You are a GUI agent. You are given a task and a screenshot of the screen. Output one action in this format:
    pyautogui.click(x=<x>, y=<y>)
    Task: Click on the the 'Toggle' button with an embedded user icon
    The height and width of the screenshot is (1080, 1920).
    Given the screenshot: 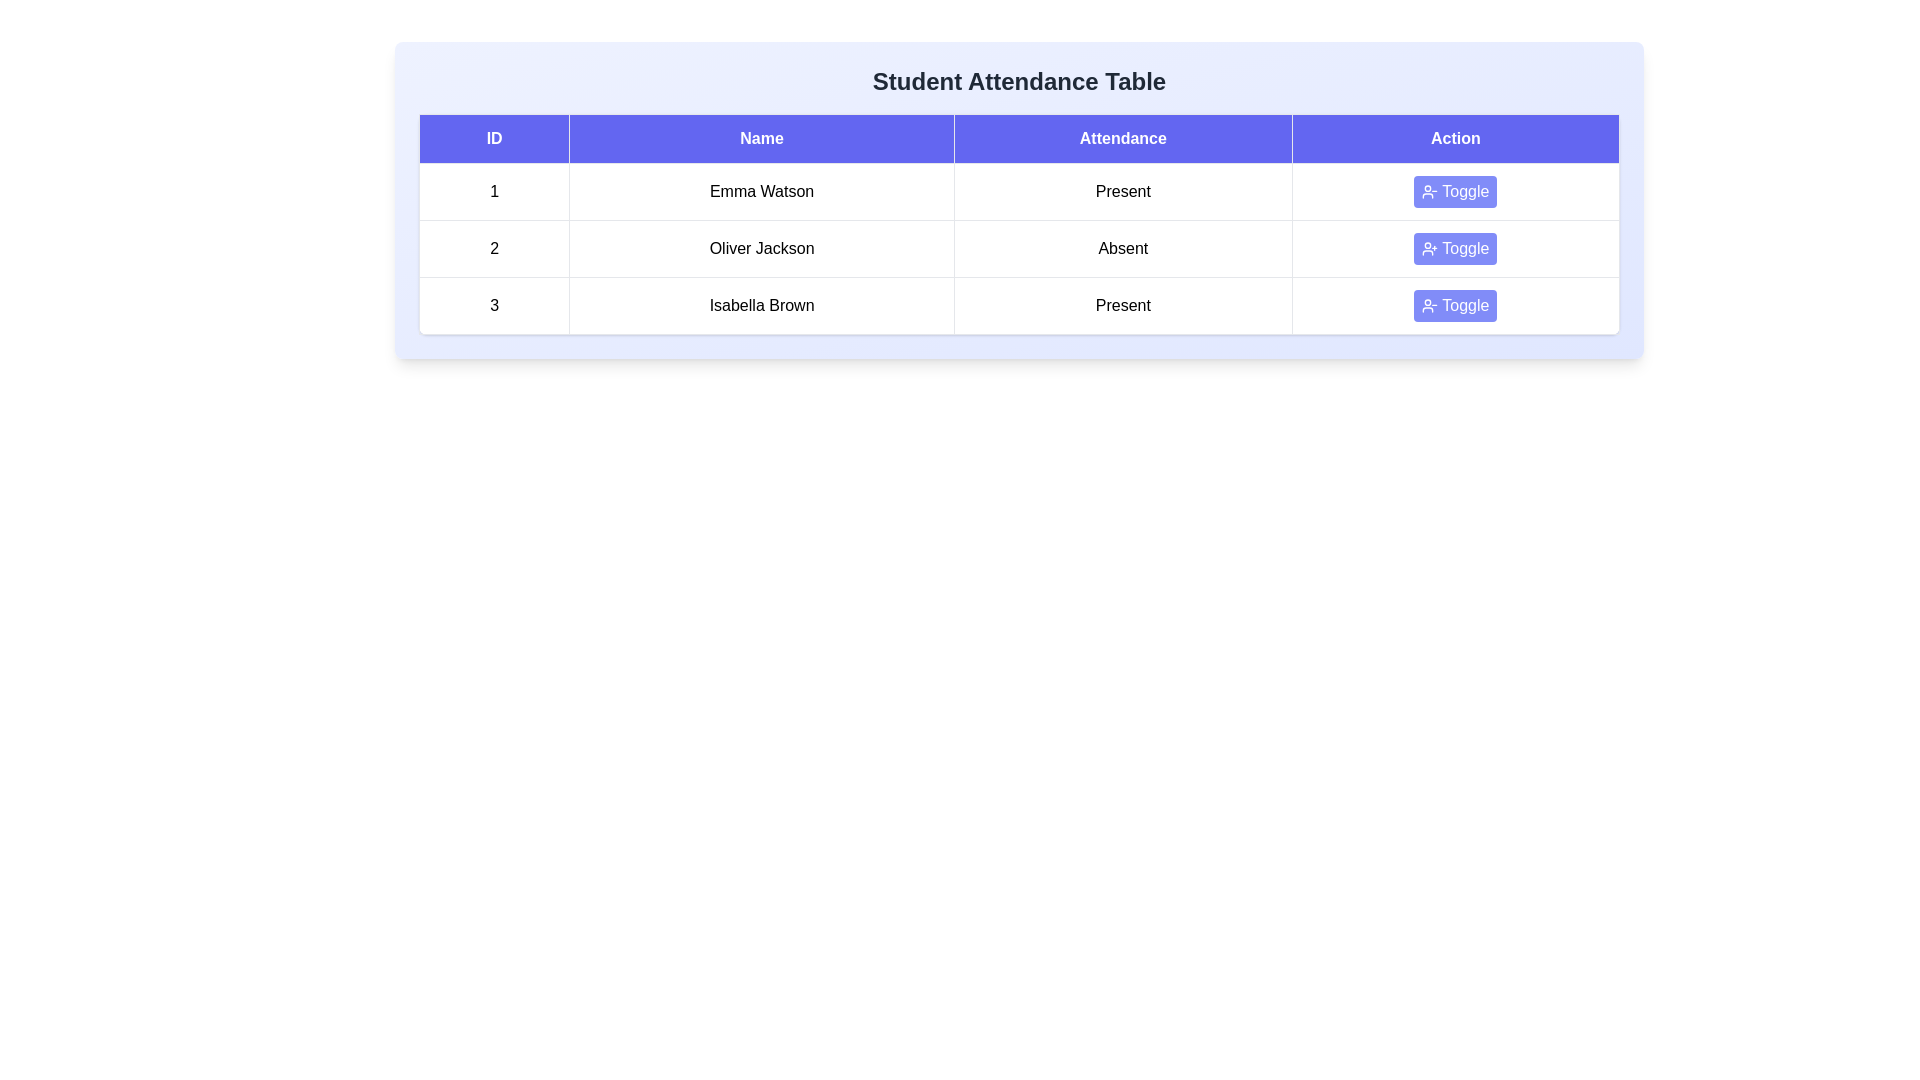 What is the action you would take?
    pyautogui.click(x=1455, y=248)
    